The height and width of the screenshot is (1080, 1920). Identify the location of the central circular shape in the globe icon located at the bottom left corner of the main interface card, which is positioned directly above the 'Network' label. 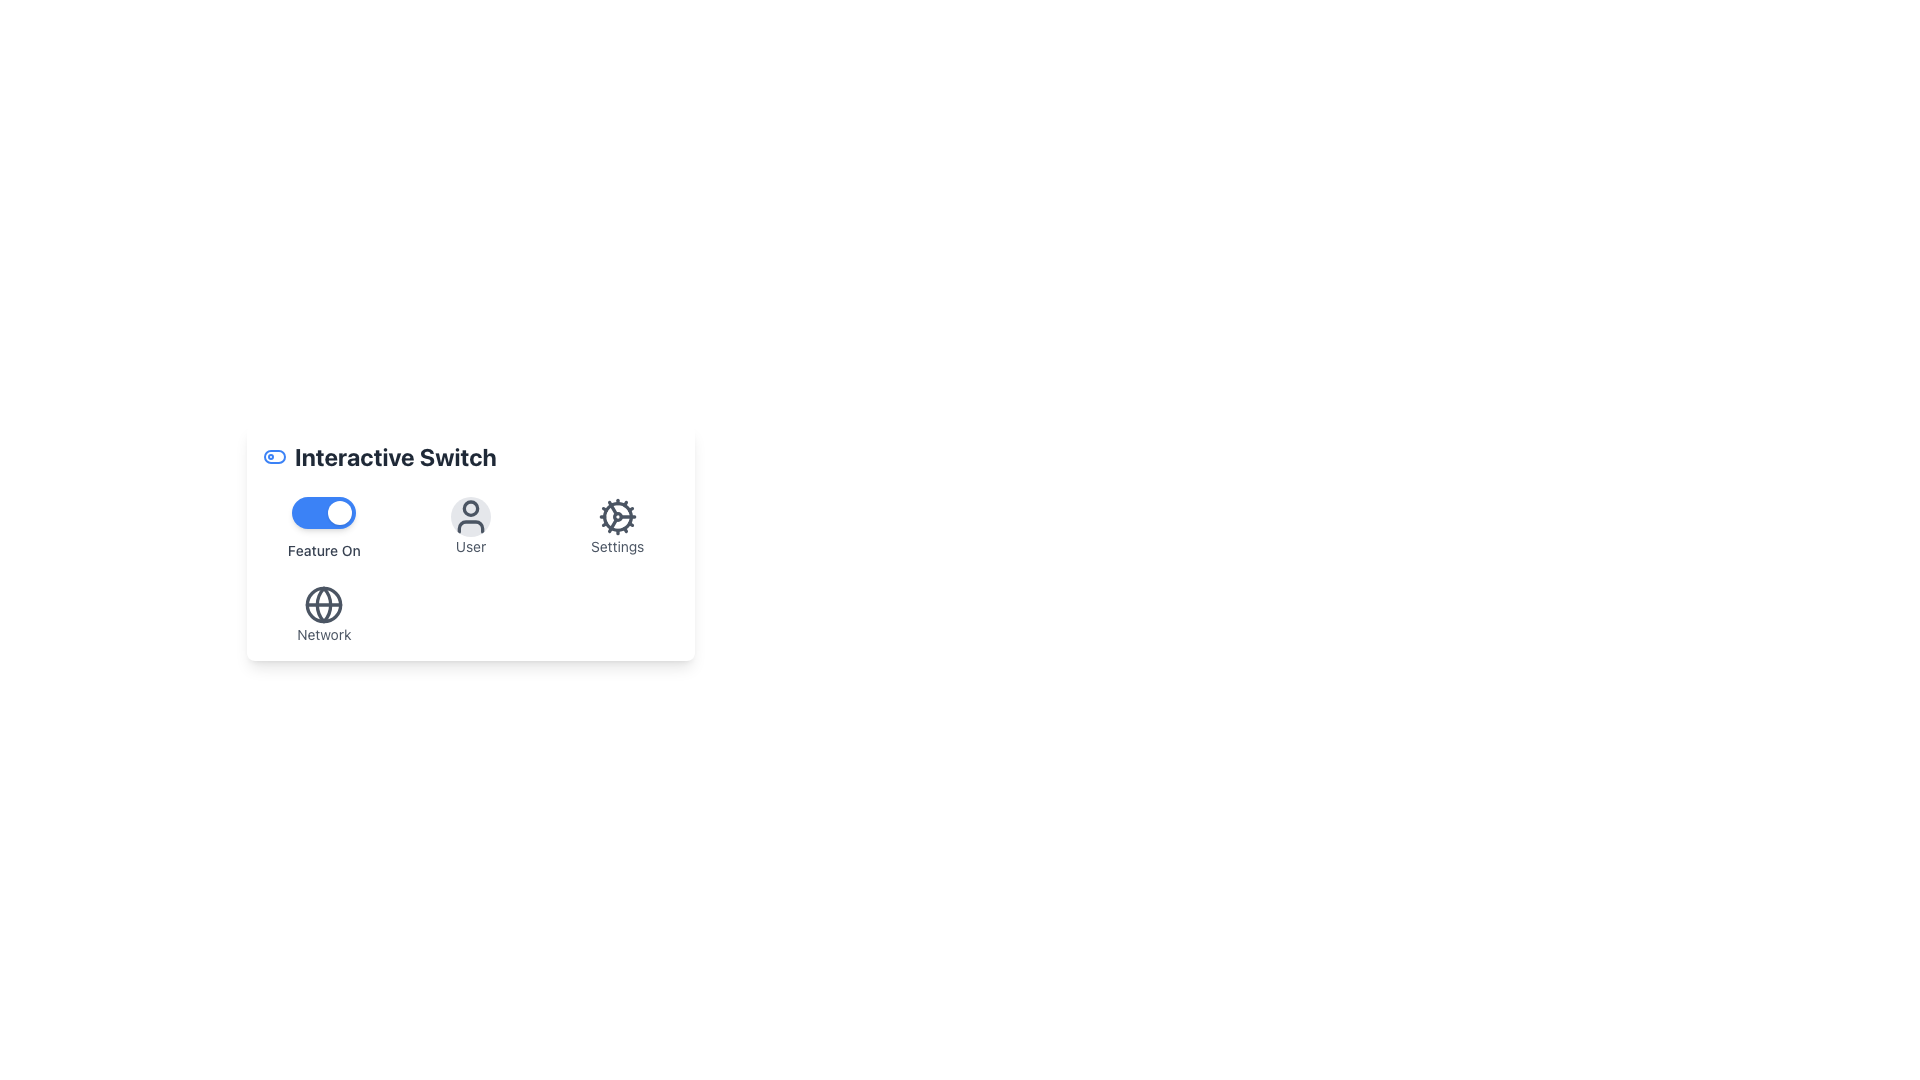
(324, 604).